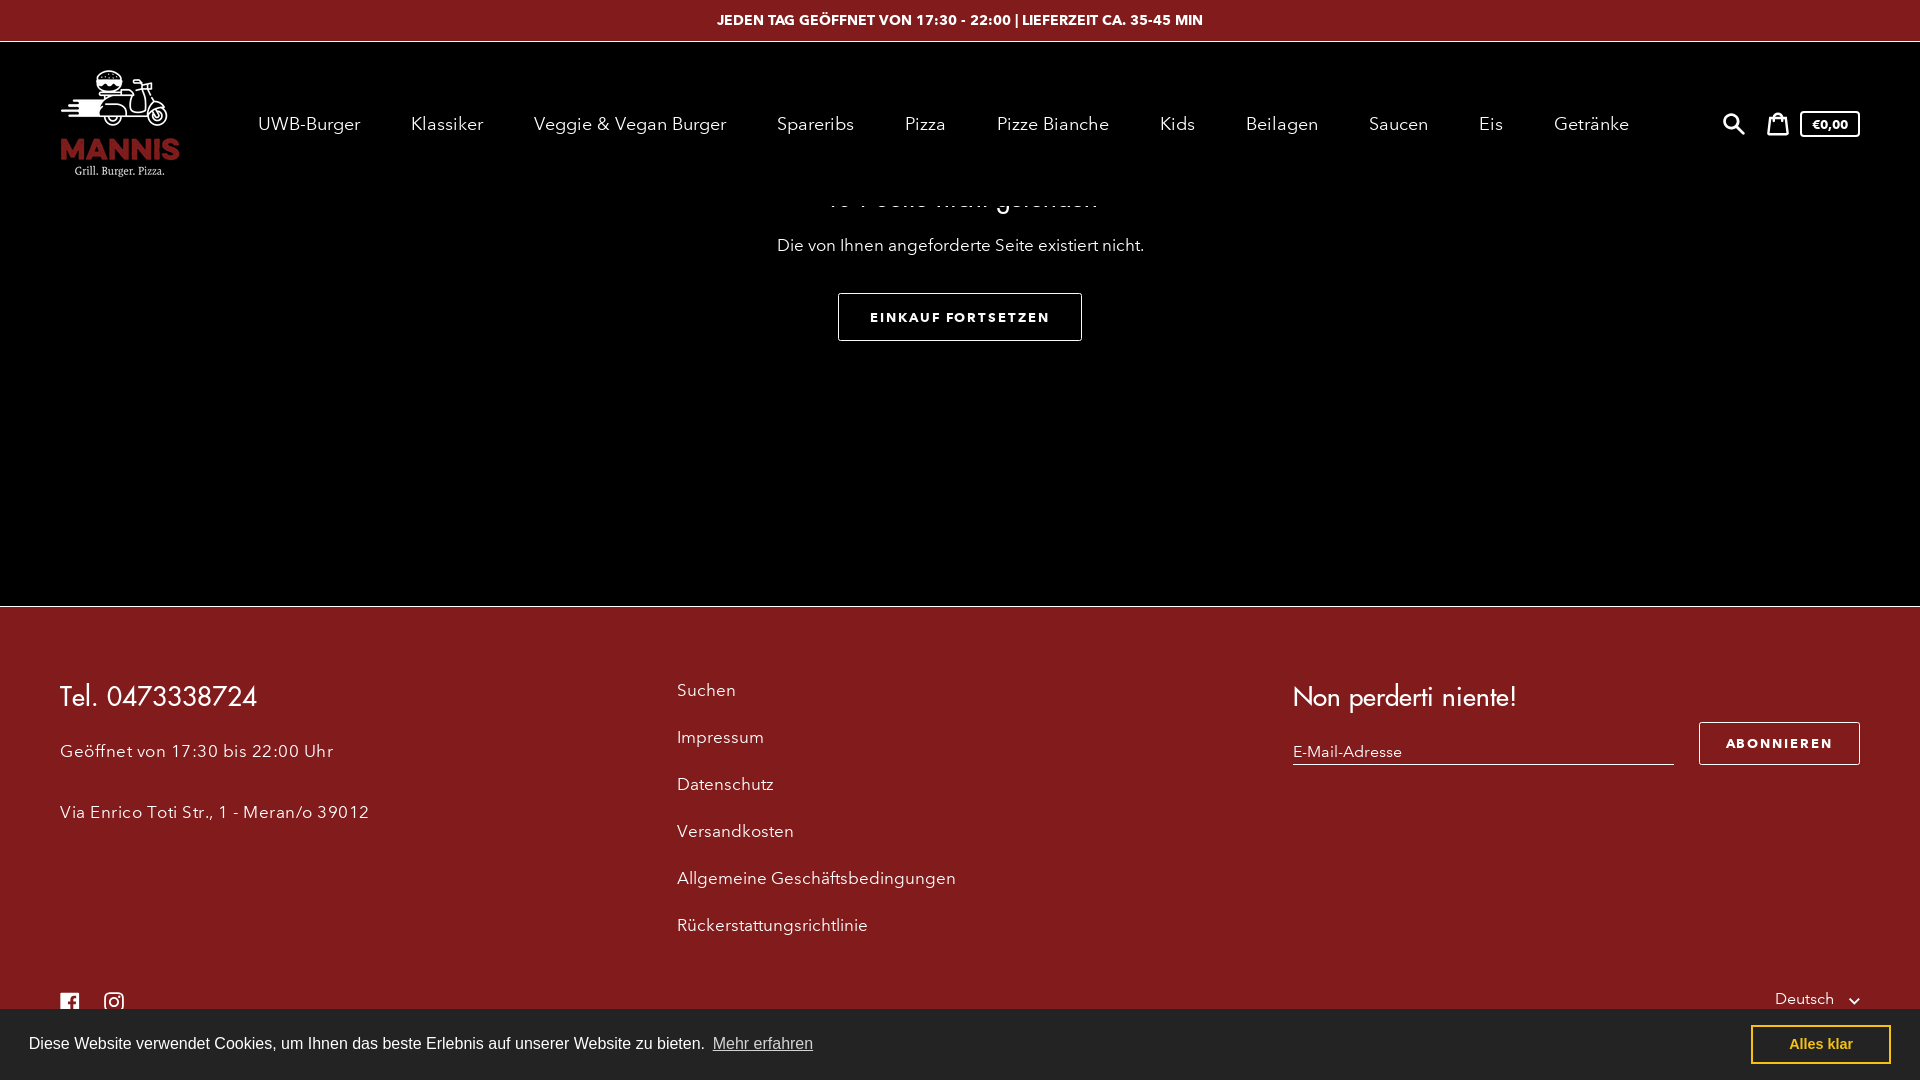 The height and width of the screenshot is (1080, 1920). What do you see at coordinates (1777, 123) in the screenshot?
I see `'Warenkorb'` at bounding box center [1777, 123].